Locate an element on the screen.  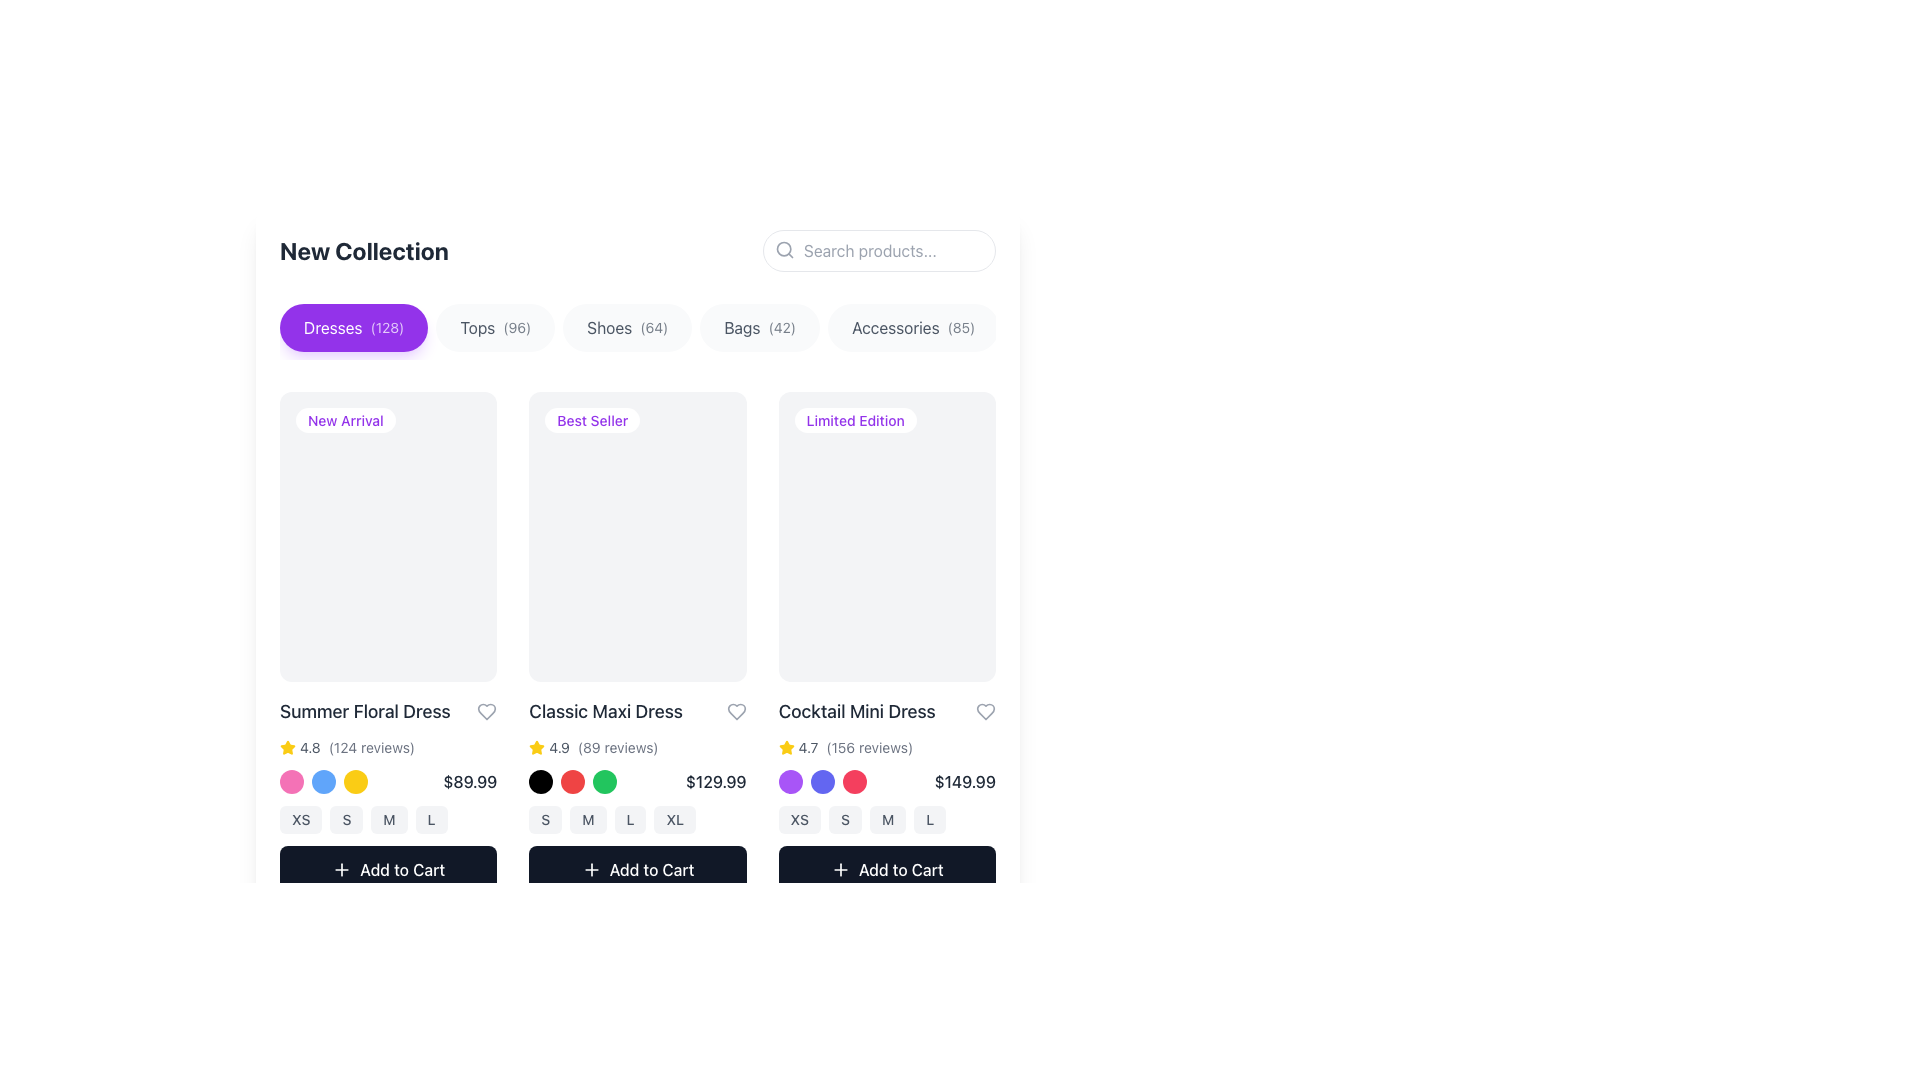
the rating text label displaying the value '4.7' for the product 'Cocktail Mini Dress' to potentially display additional information is located at coordinates (808, 747).